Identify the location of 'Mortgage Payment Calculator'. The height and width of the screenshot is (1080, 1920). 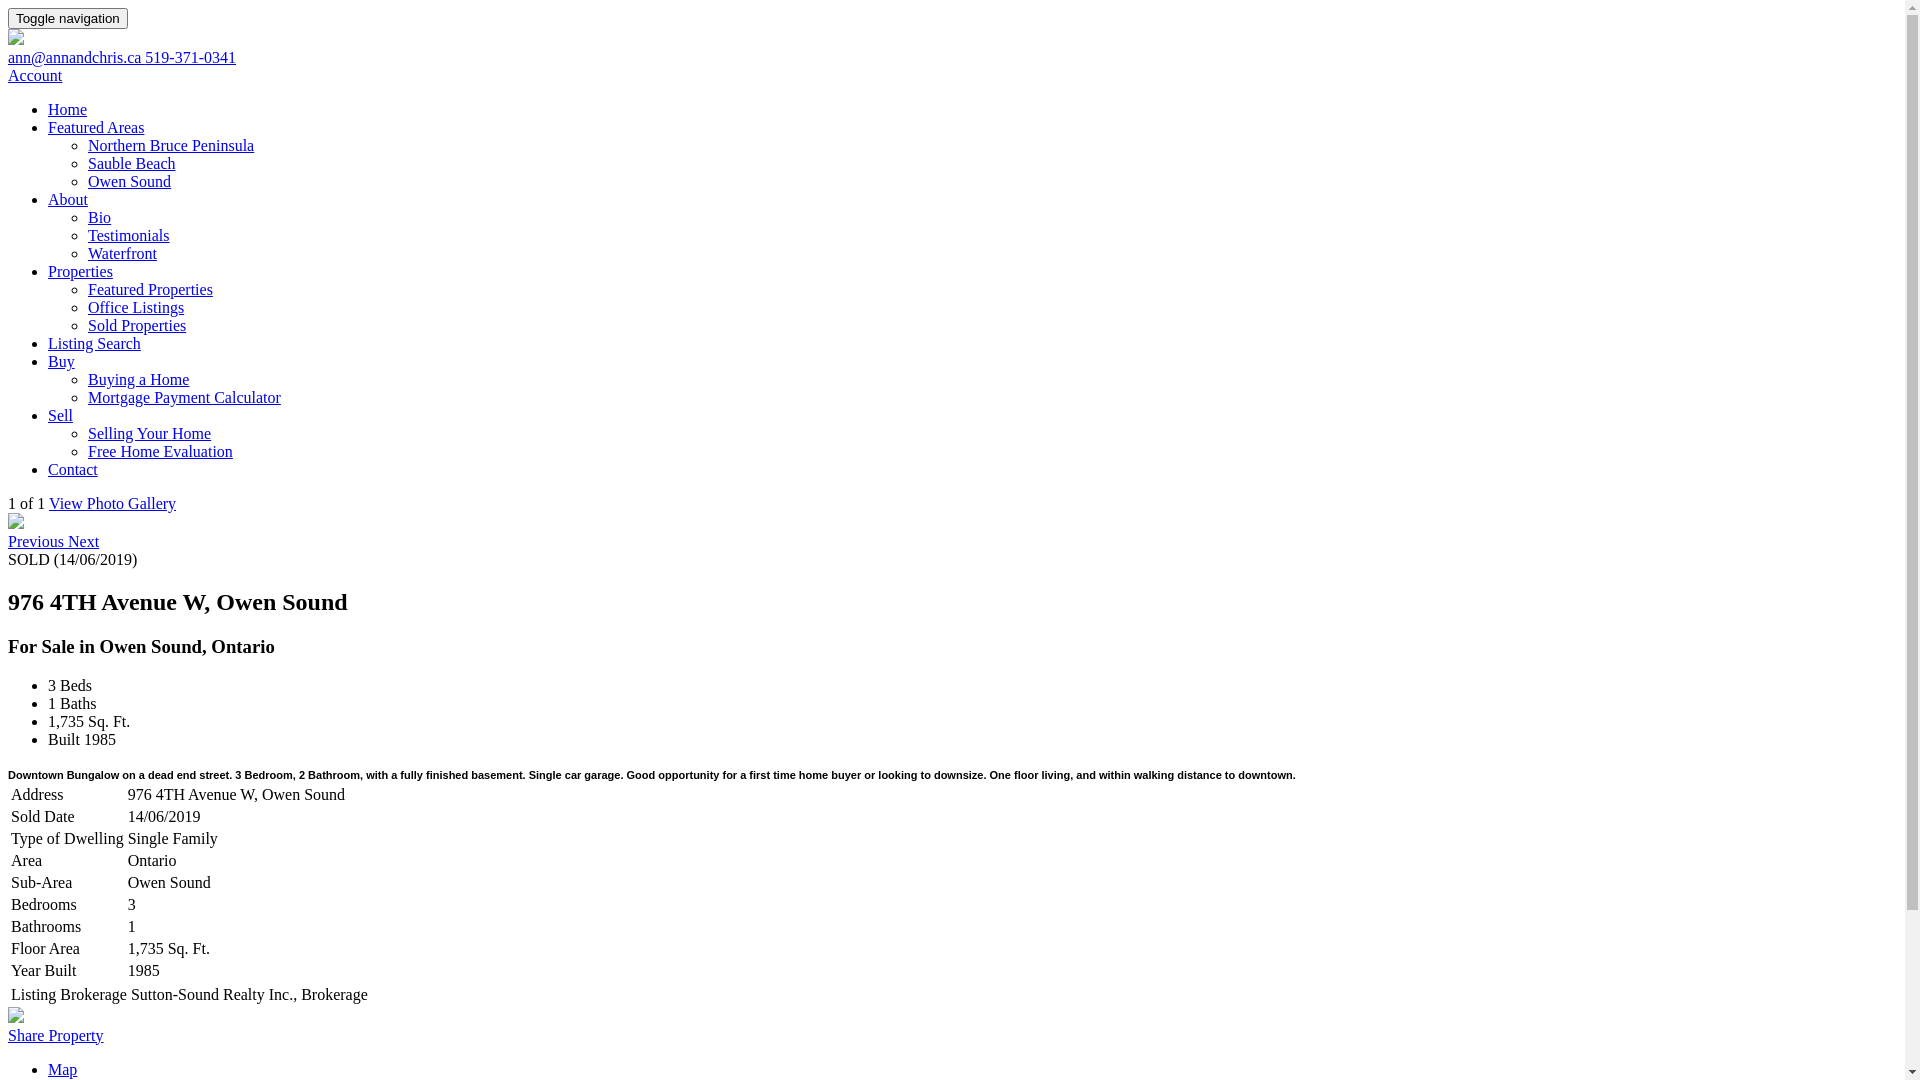
(184, 397).